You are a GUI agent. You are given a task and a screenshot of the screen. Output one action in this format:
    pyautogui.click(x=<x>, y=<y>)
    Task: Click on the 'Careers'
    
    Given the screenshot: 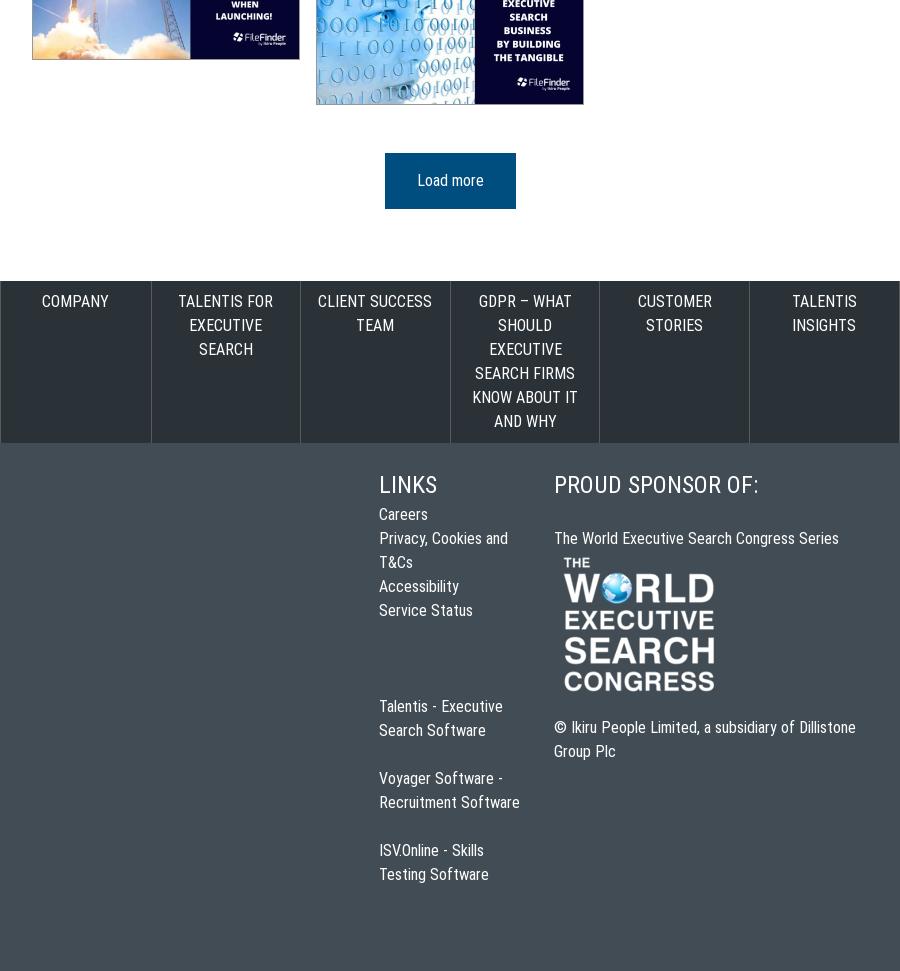 What is the action you would take?
    pyautogui.click(x=403, y=513)
    